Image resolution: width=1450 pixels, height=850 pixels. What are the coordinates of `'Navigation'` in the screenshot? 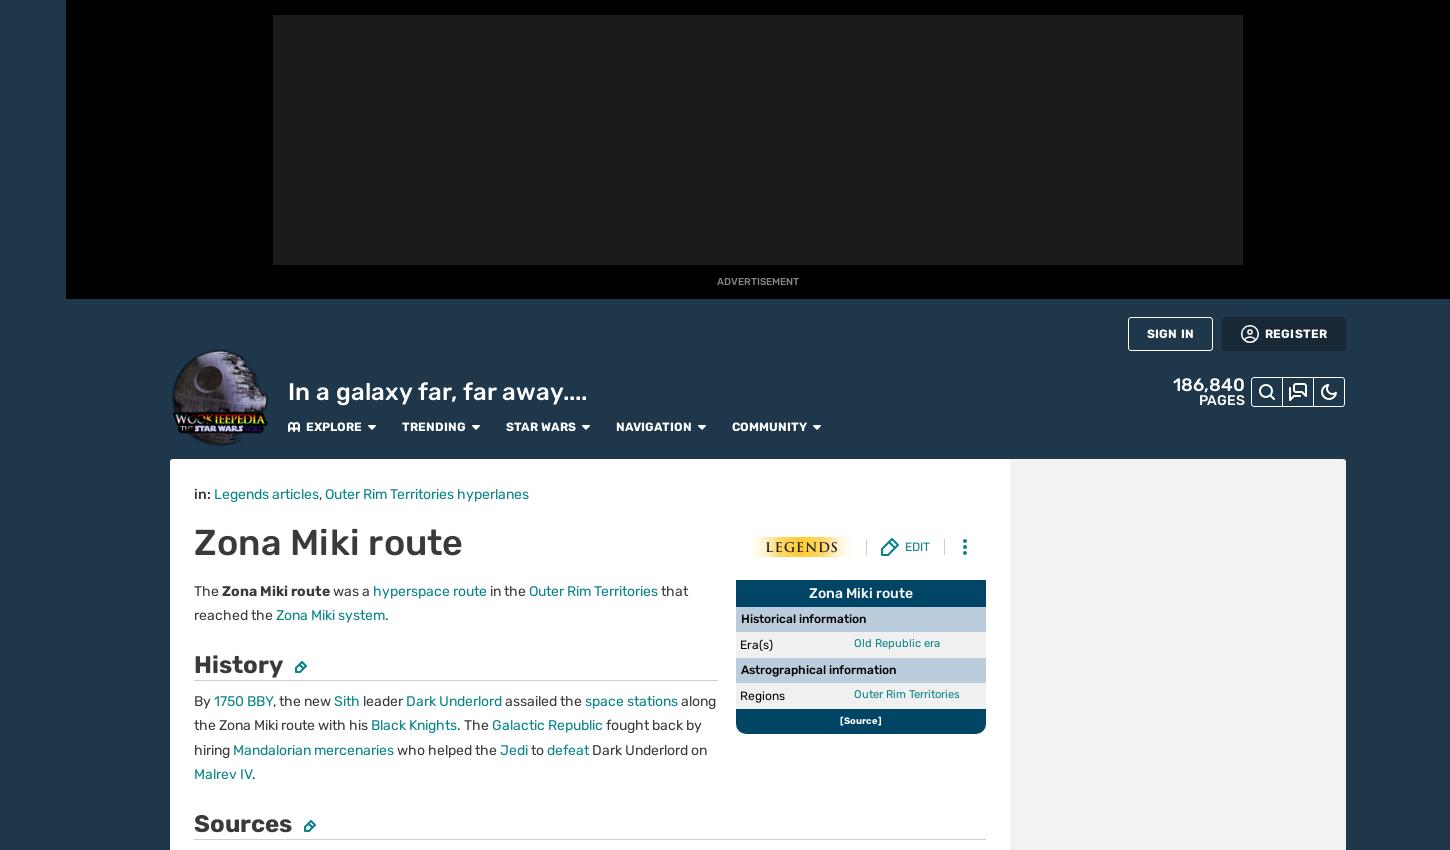 It's located at (620, 21).